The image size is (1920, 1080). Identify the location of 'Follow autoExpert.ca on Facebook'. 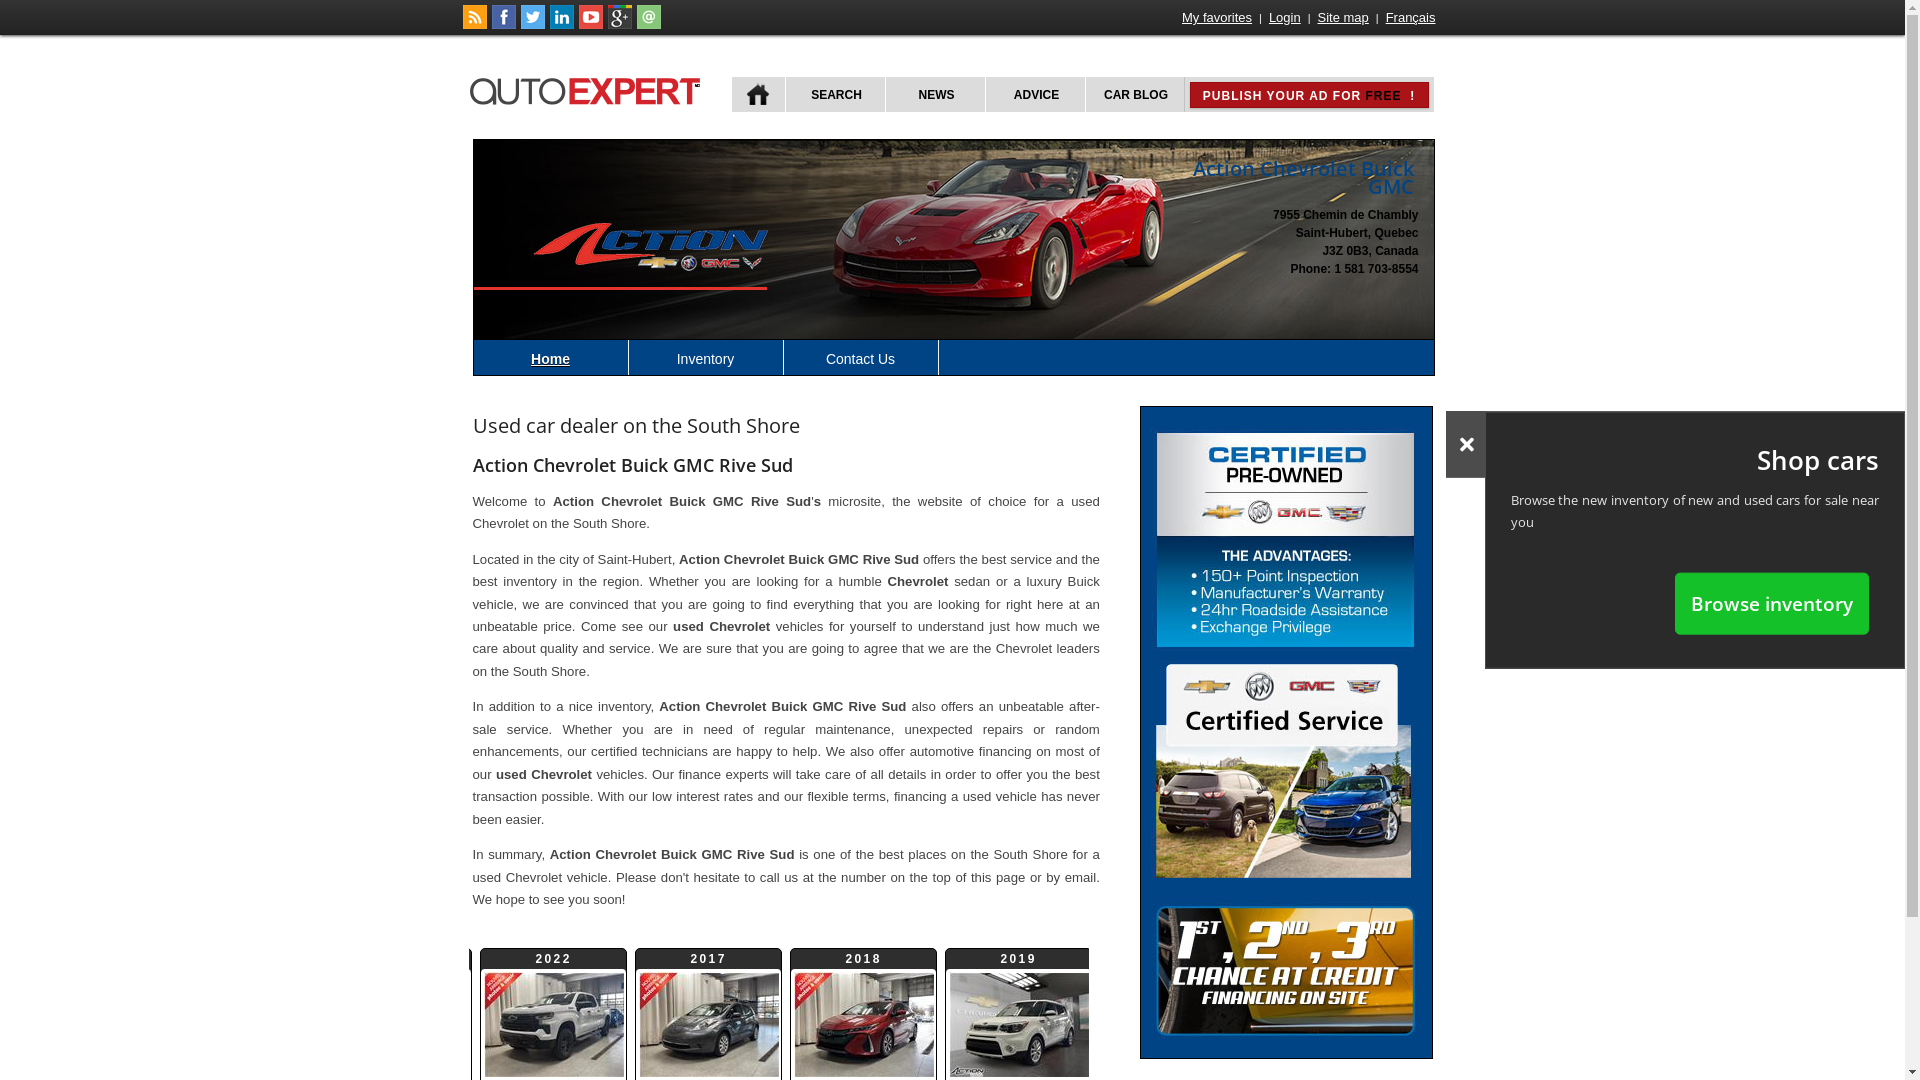
(504, 24).